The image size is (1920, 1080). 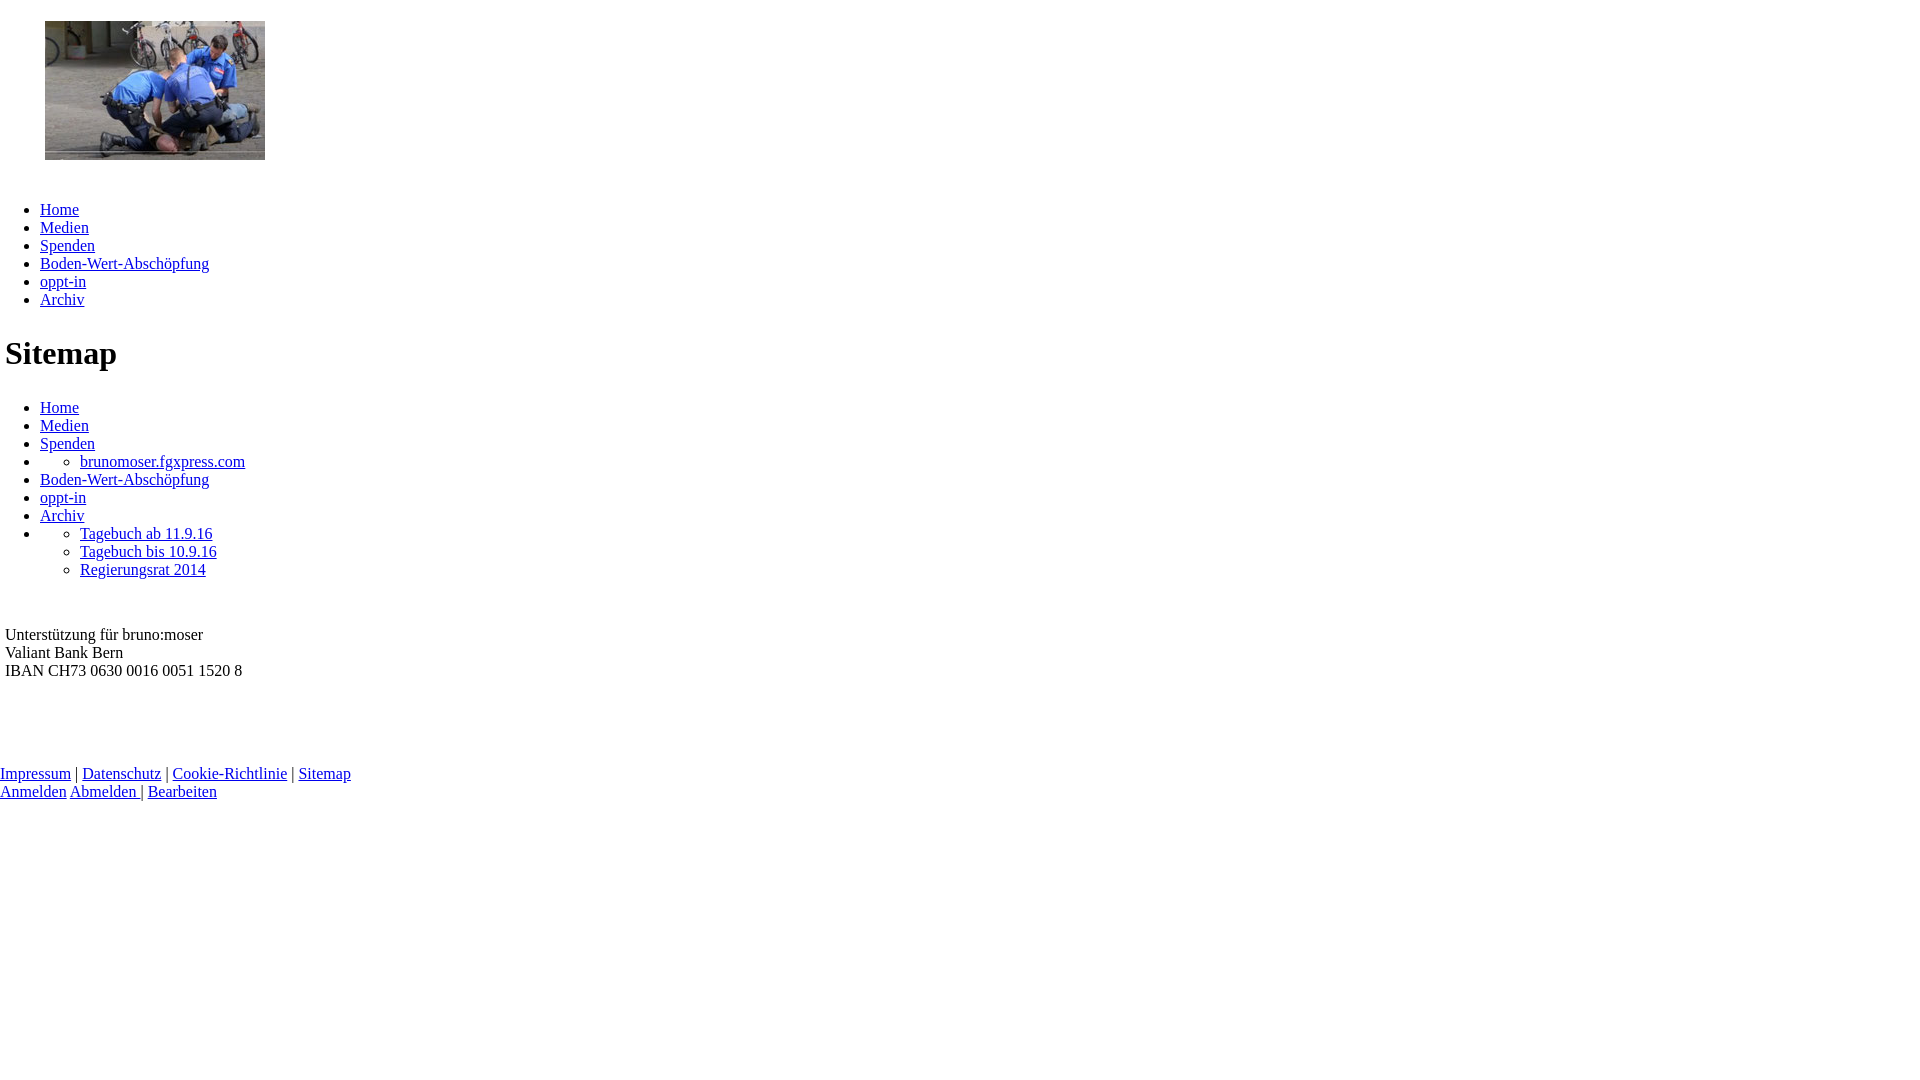 I want to click on 'oppt-in', so click(x=62, y=496).